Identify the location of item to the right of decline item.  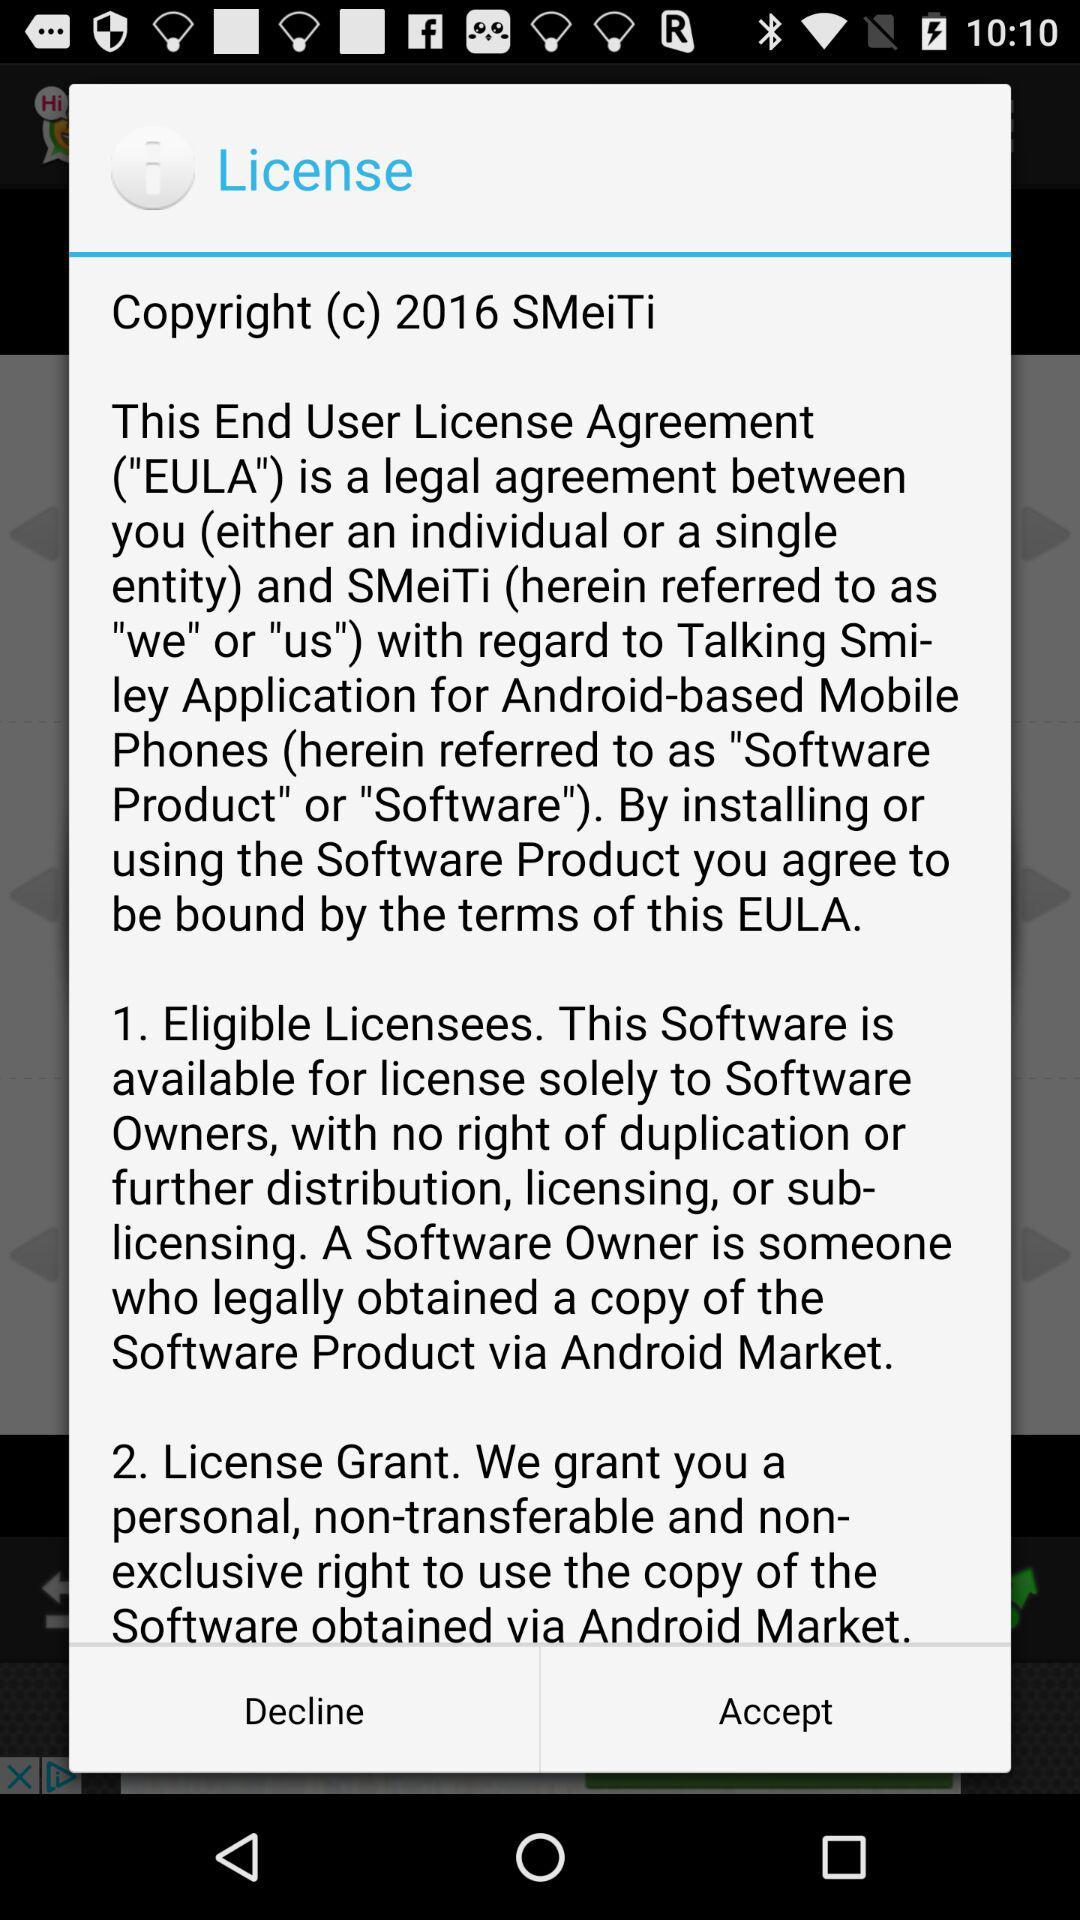
(774, 1708).